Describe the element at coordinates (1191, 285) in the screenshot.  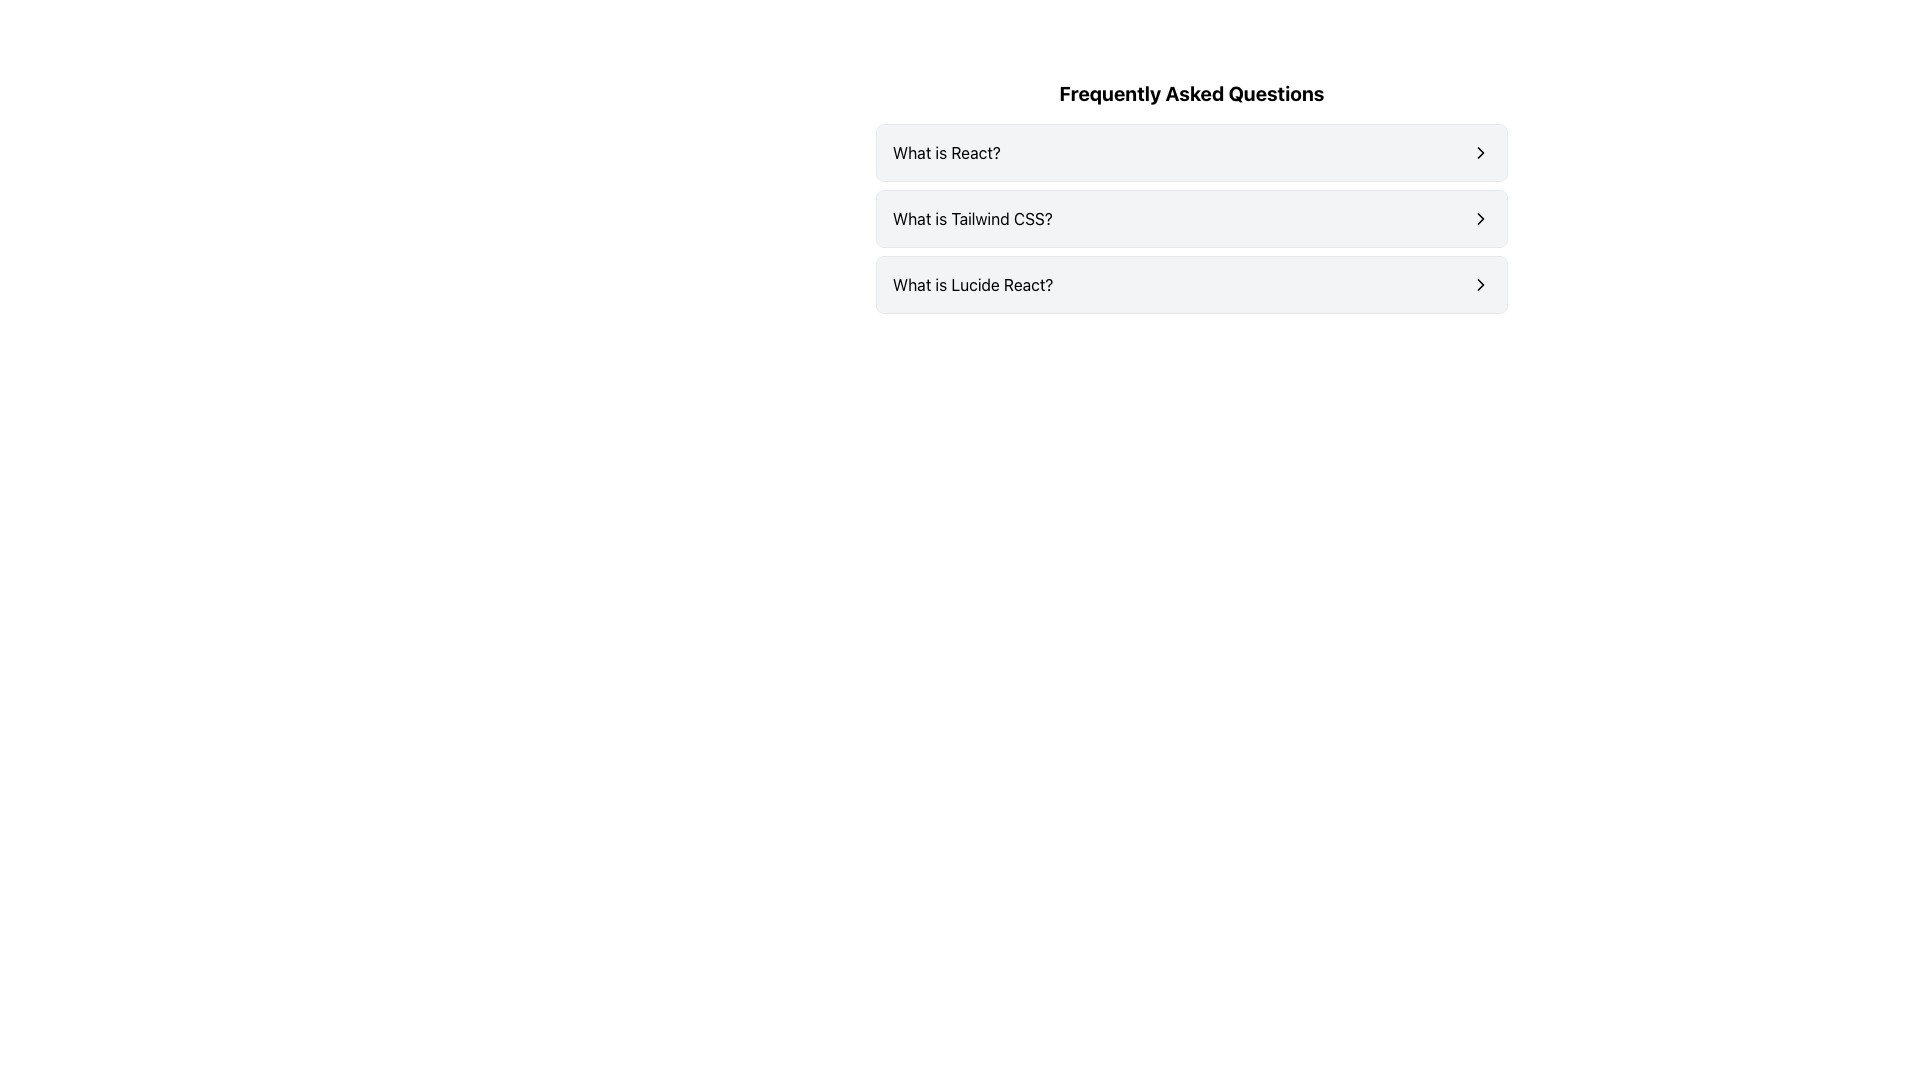
I see `the third button in the vertical stack` at that location.